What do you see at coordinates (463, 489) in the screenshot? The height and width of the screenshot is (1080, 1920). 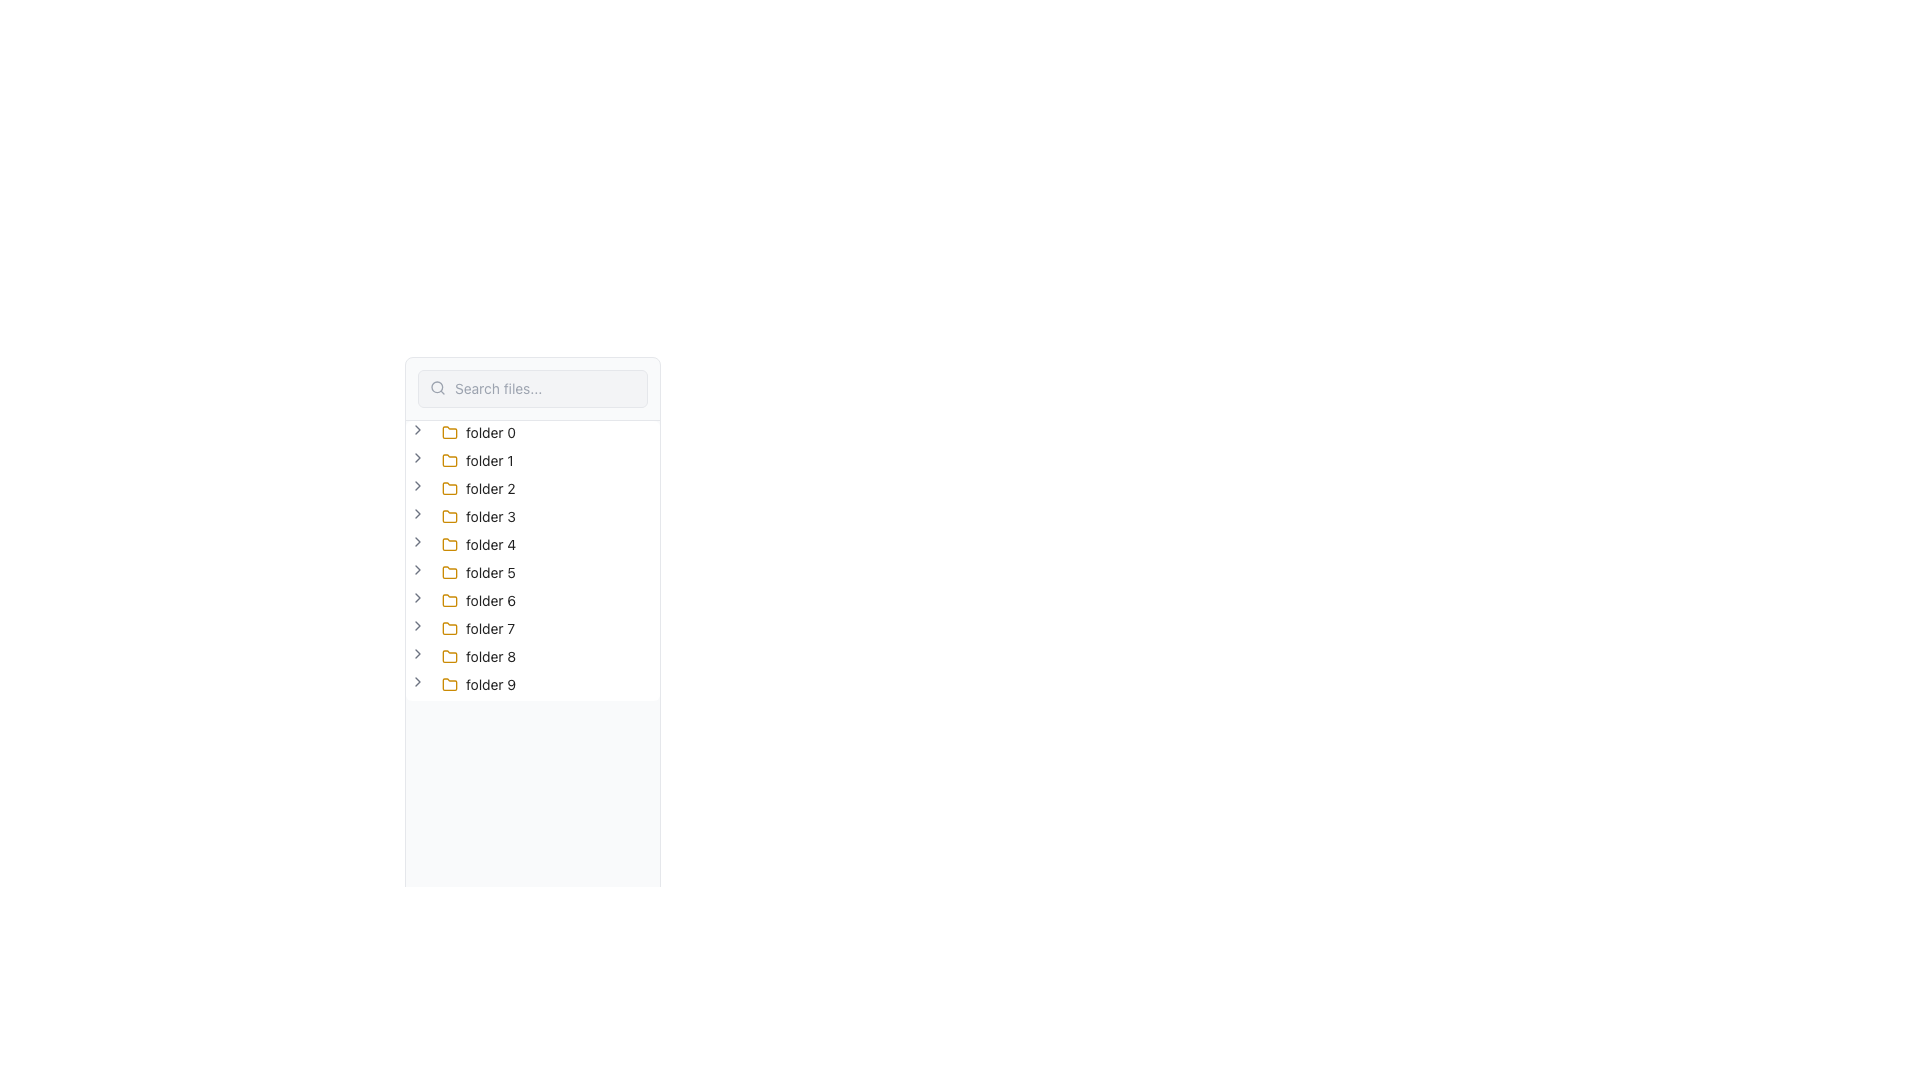 I see `the tree node representing 'folder 2'` at bounding box center [463, 489].